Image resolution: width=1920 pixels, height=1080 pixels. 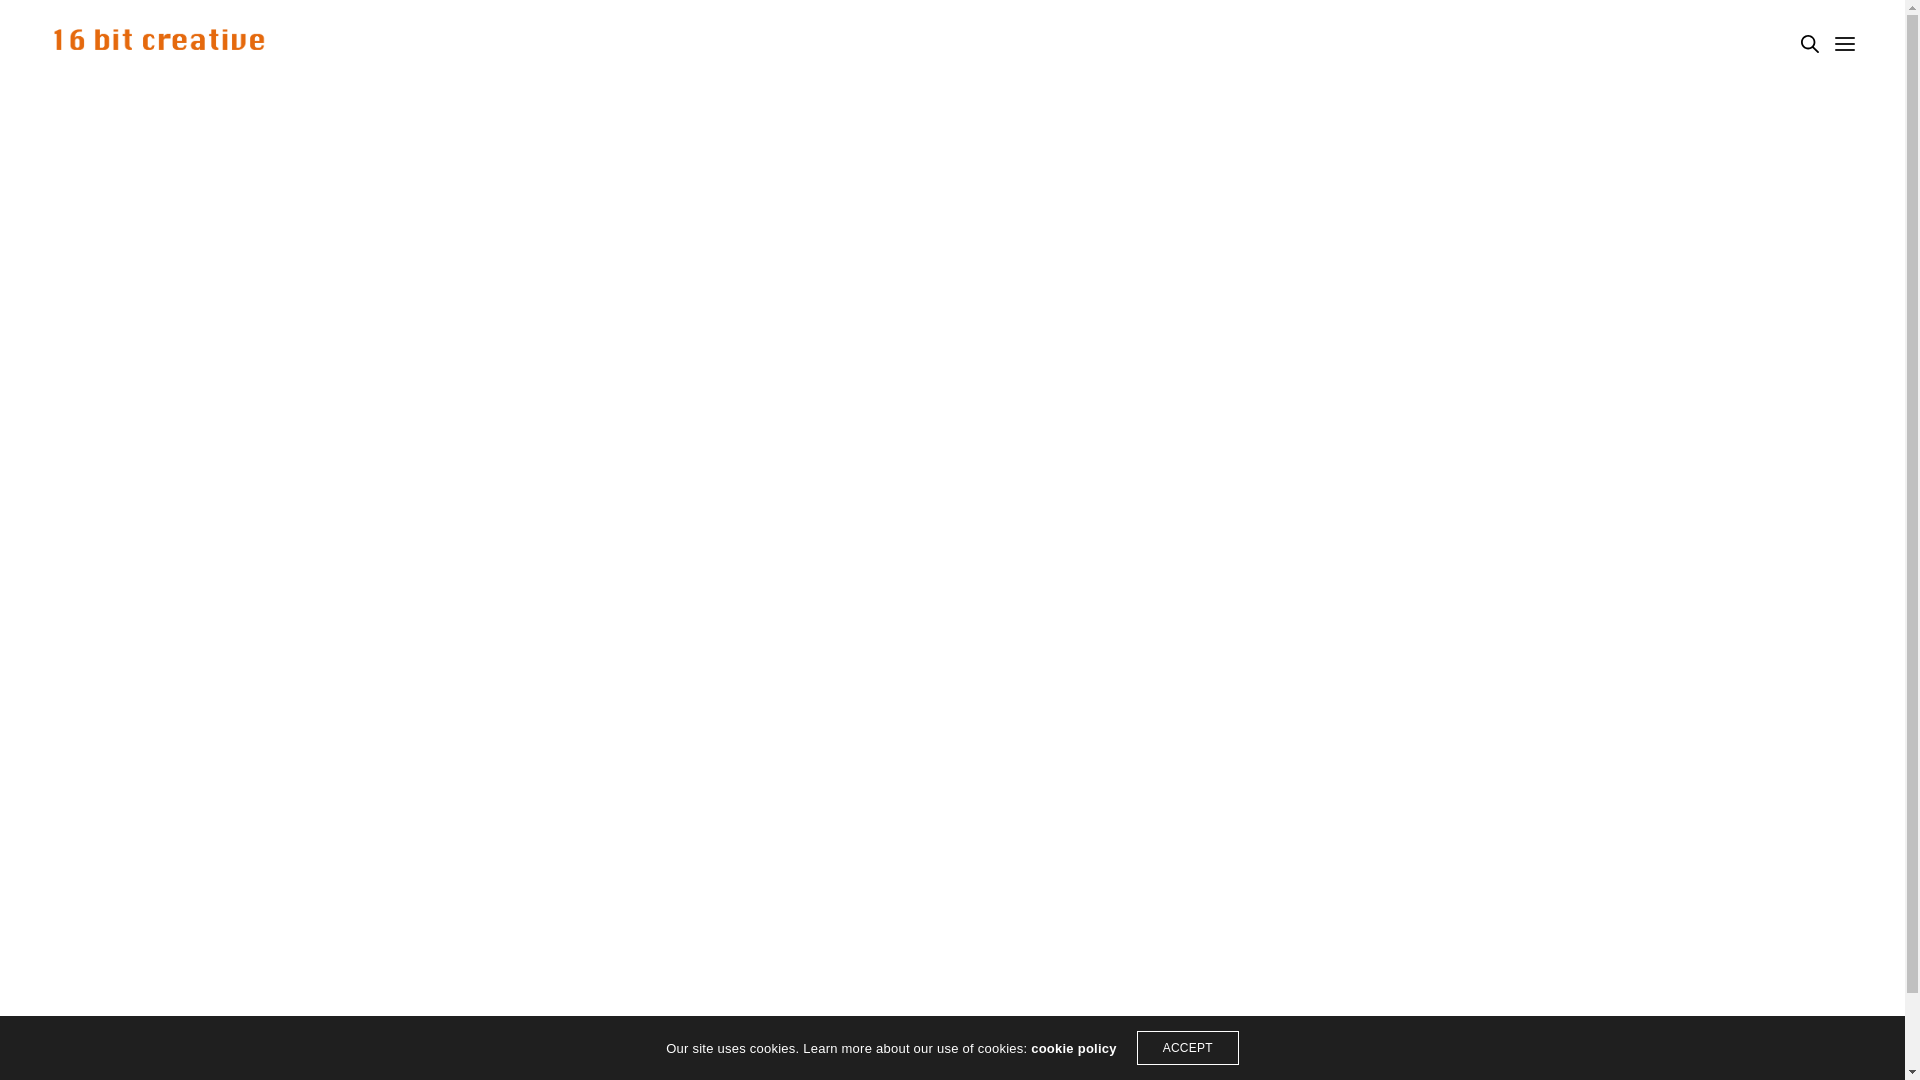 What do you see at coordinates (62, 22) in the screenshot?
I see `'Search'` at bounding box center [62, 22].